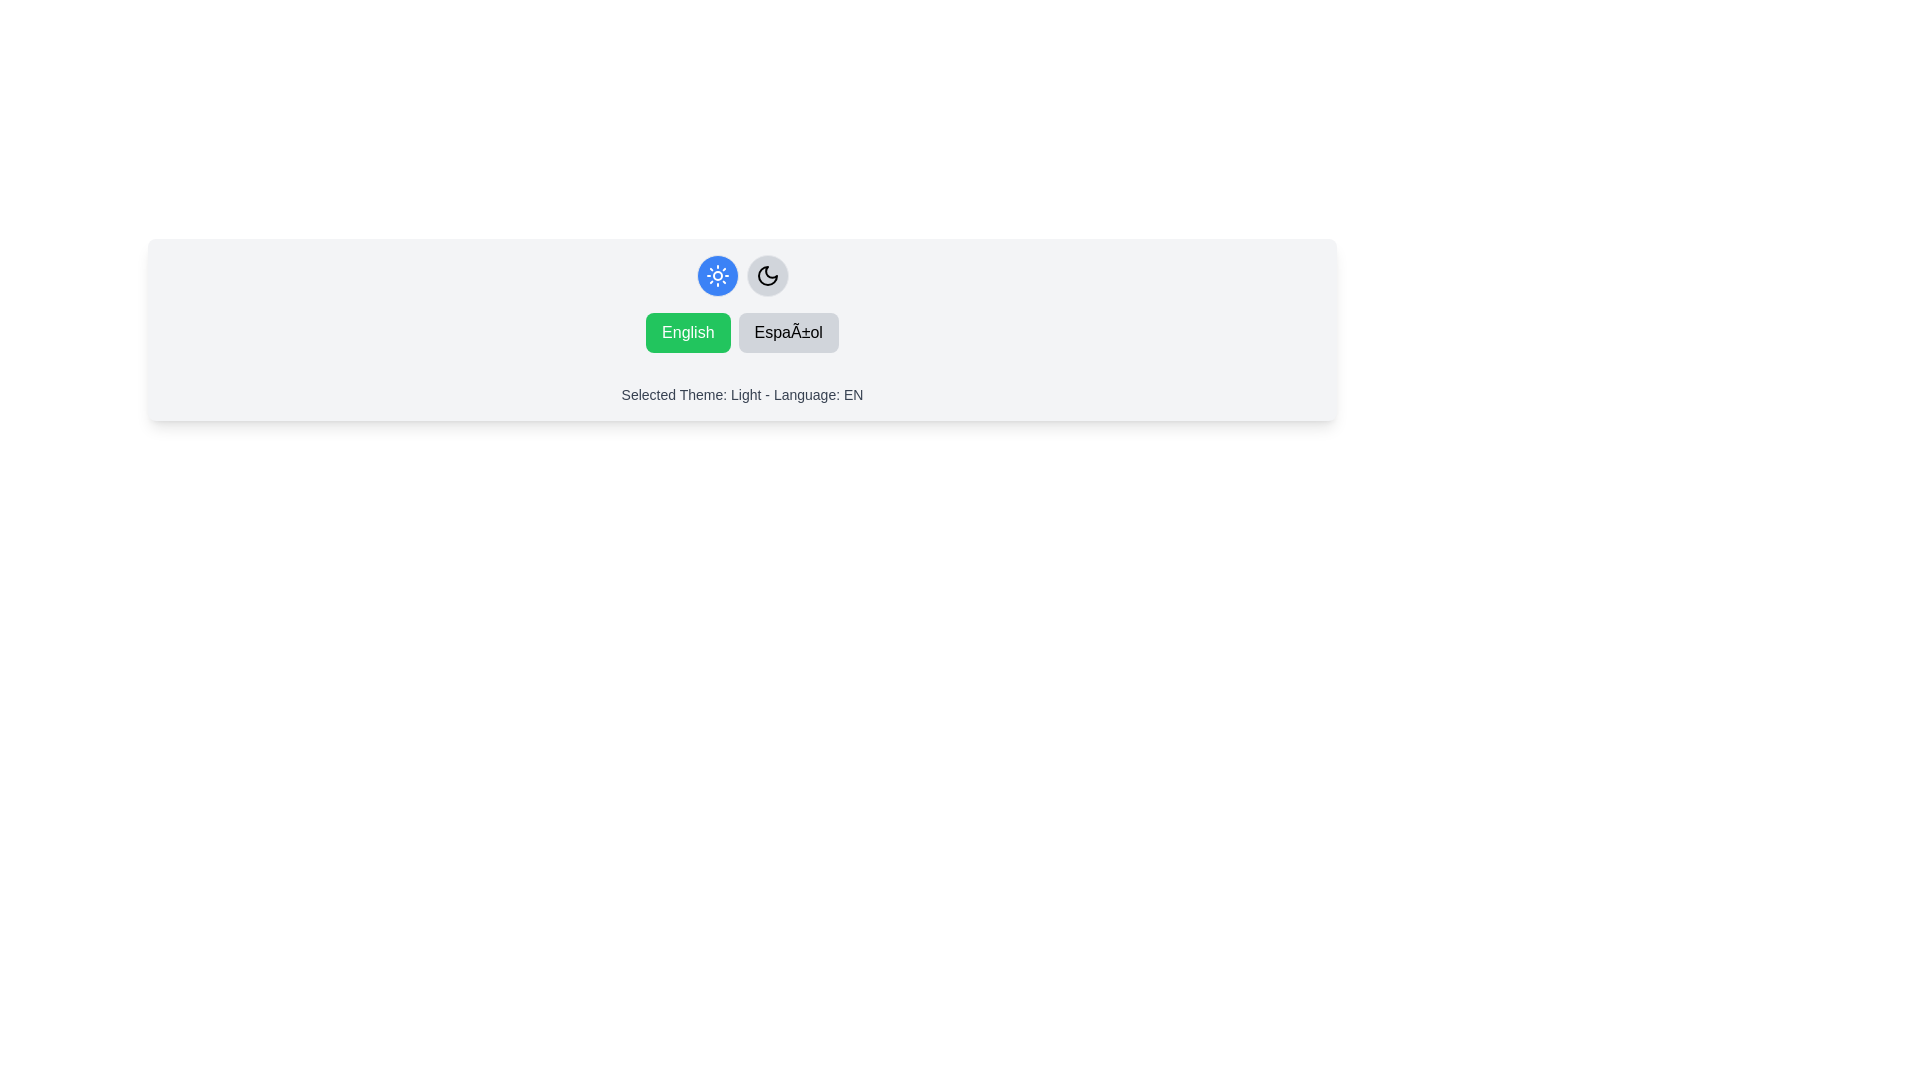 The height and width of the screenshot is (1080, 1920). I want to click on the toggle button for dark mode, represented by a crescent moon icon, located in the center of the user interface, to switch to night mode, so click(766, 276).